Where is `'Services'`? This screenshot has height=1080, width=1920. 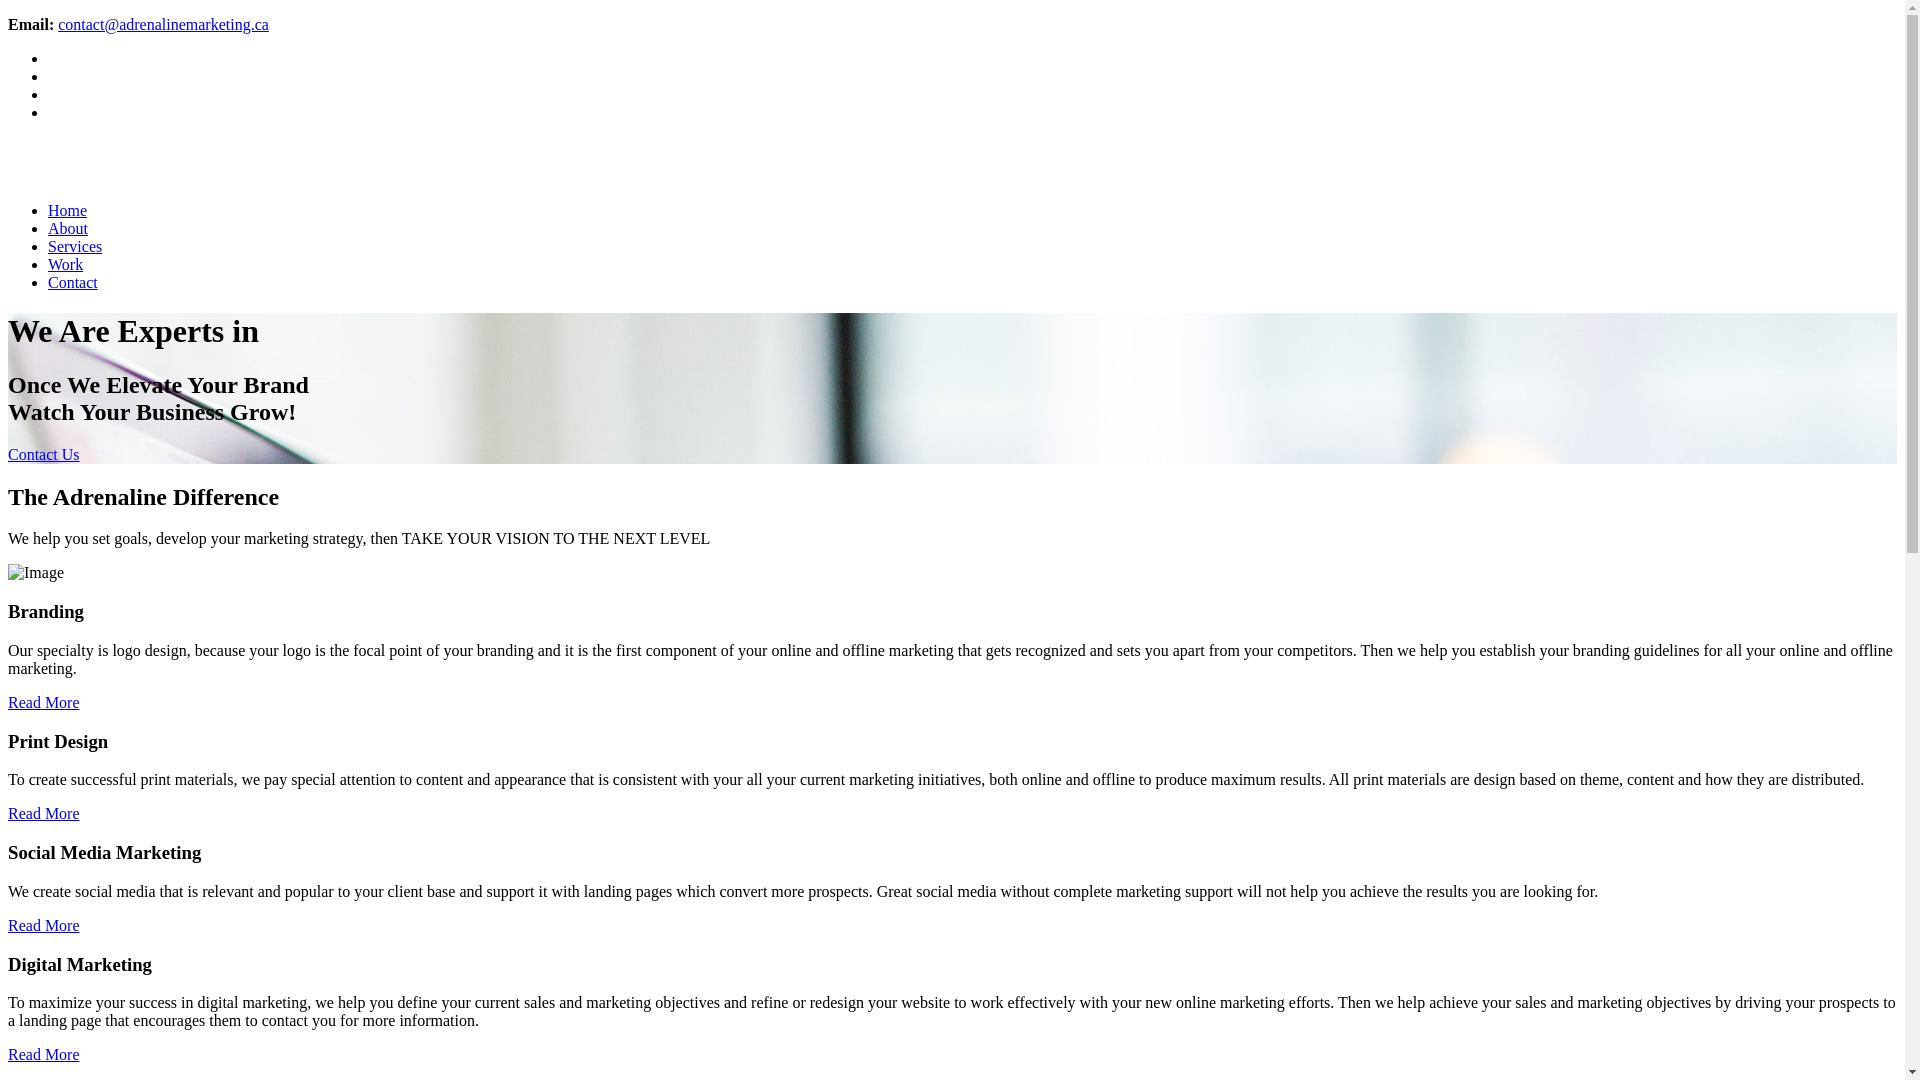 'Services' is located at coordinates (75, 245).